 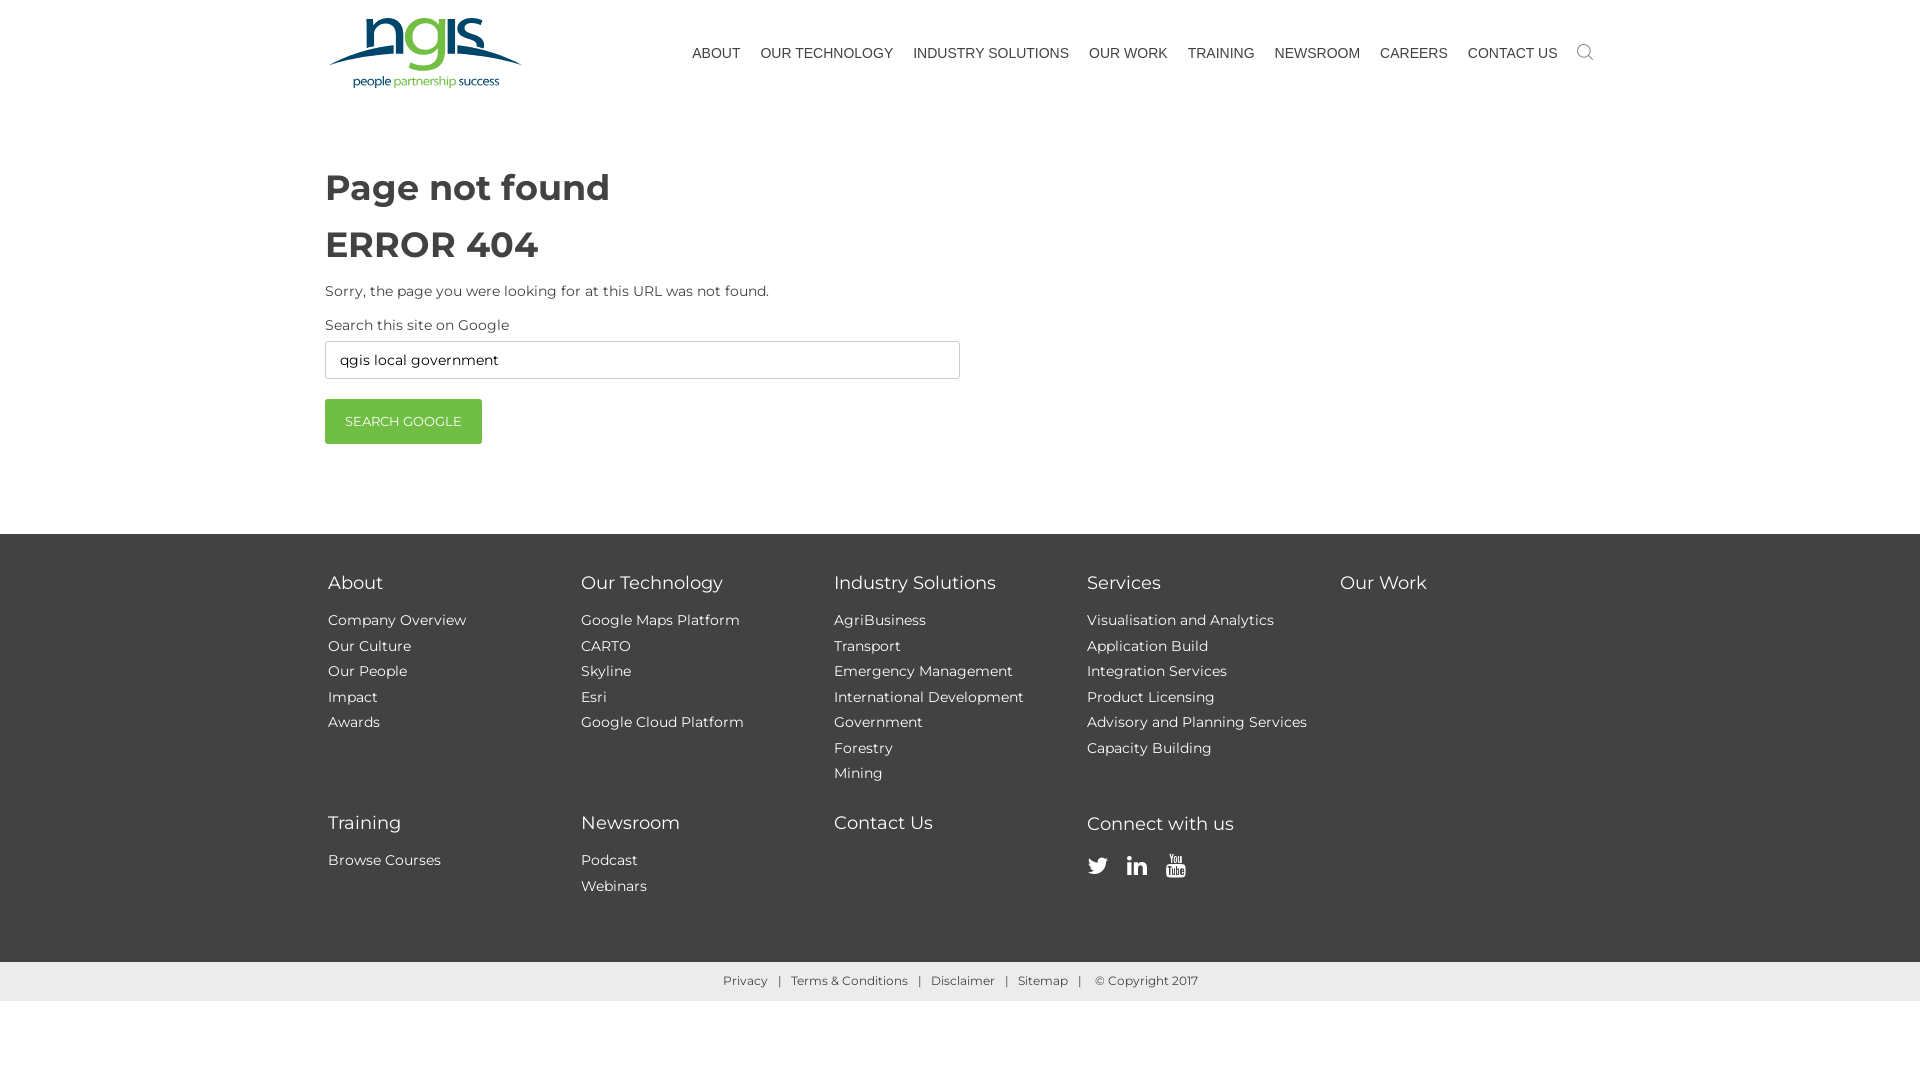 I want to click on 'Our Culture', so click(x=369, y=645).